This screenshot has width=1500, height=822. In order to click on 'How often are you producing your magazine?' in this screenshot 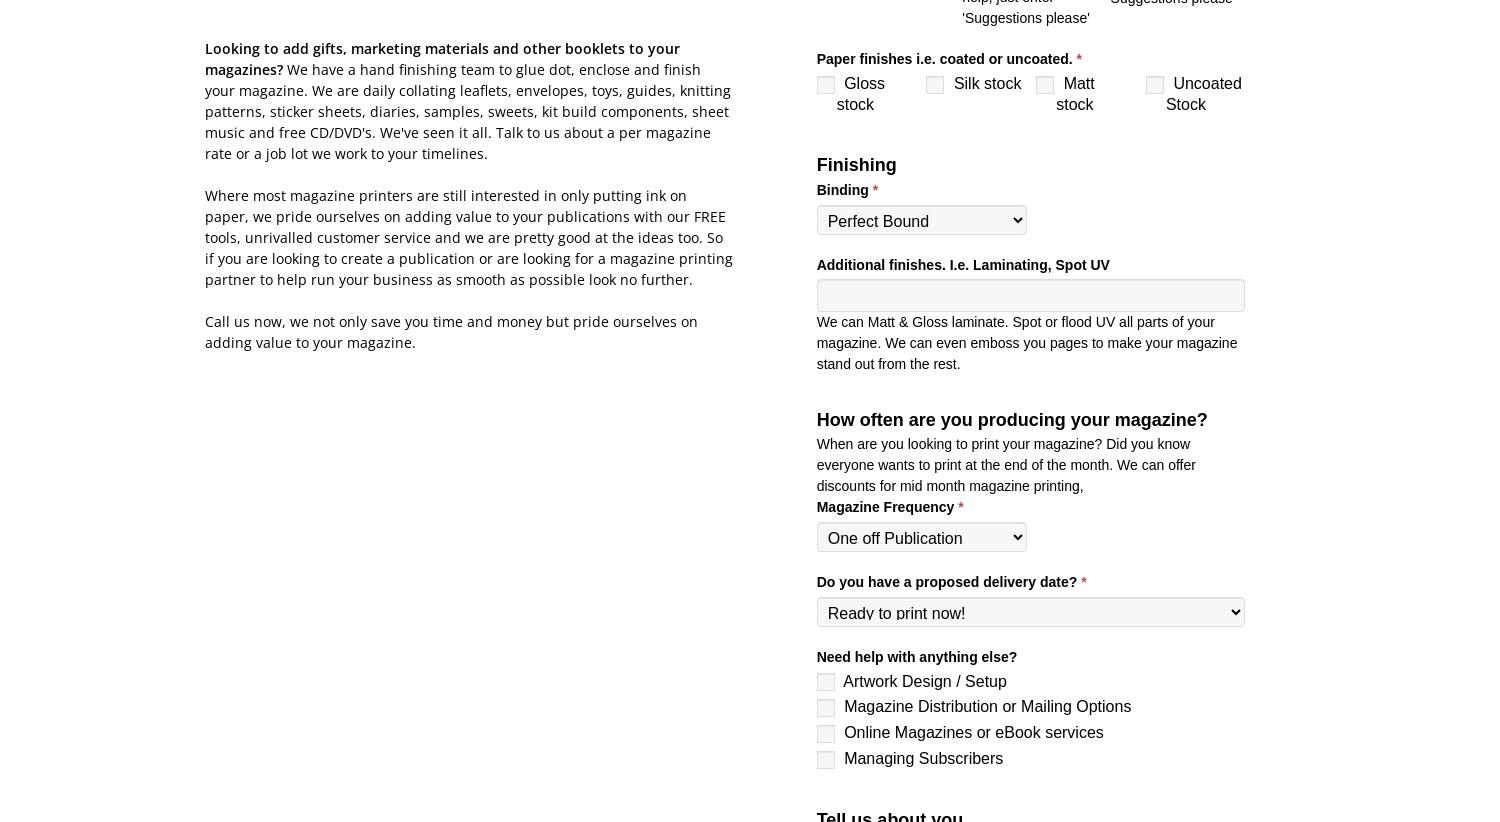, I will do `click(1011, 417)`.